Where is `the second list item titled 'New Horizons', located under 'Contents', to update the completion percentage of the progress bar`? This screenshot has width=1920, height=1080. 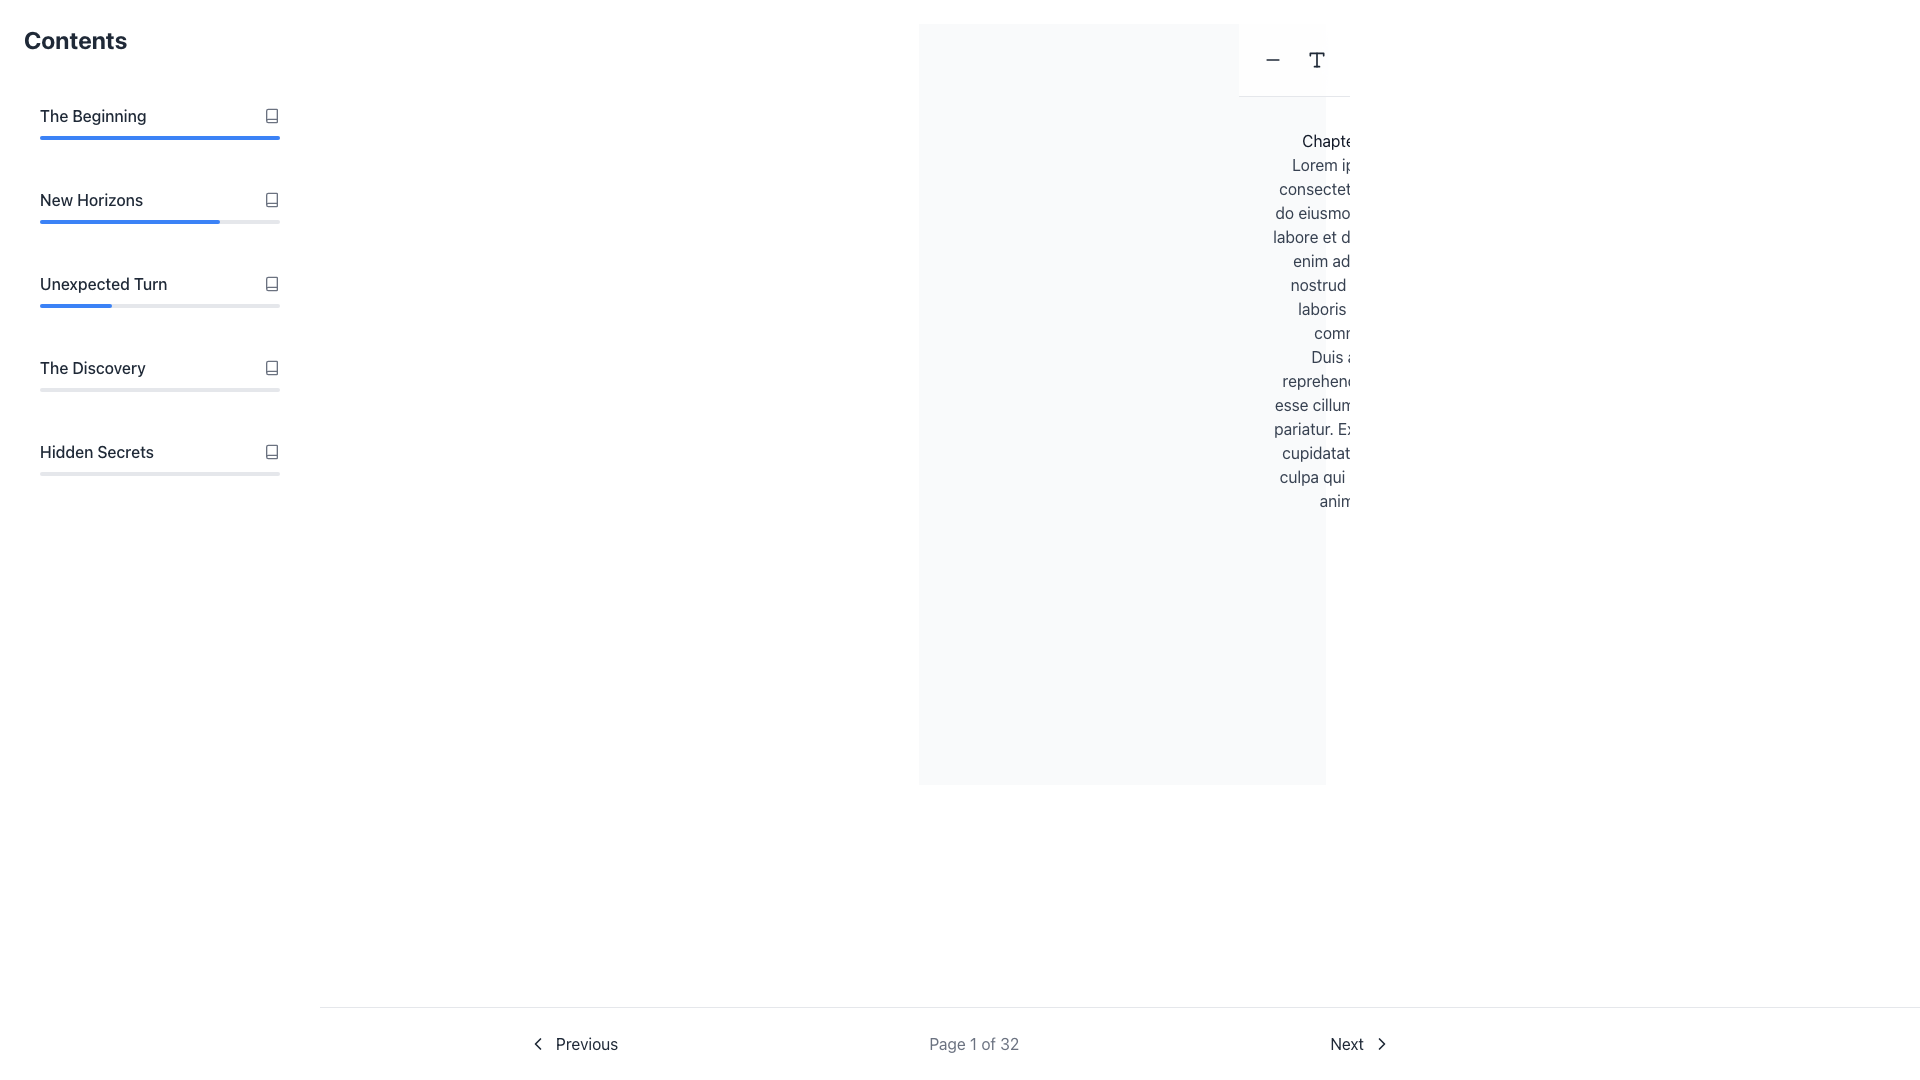 the second list item titled 'New Horizons', located under 'Contents', to update the completion percentage of the progress bar is located at coordinates (158, 205).